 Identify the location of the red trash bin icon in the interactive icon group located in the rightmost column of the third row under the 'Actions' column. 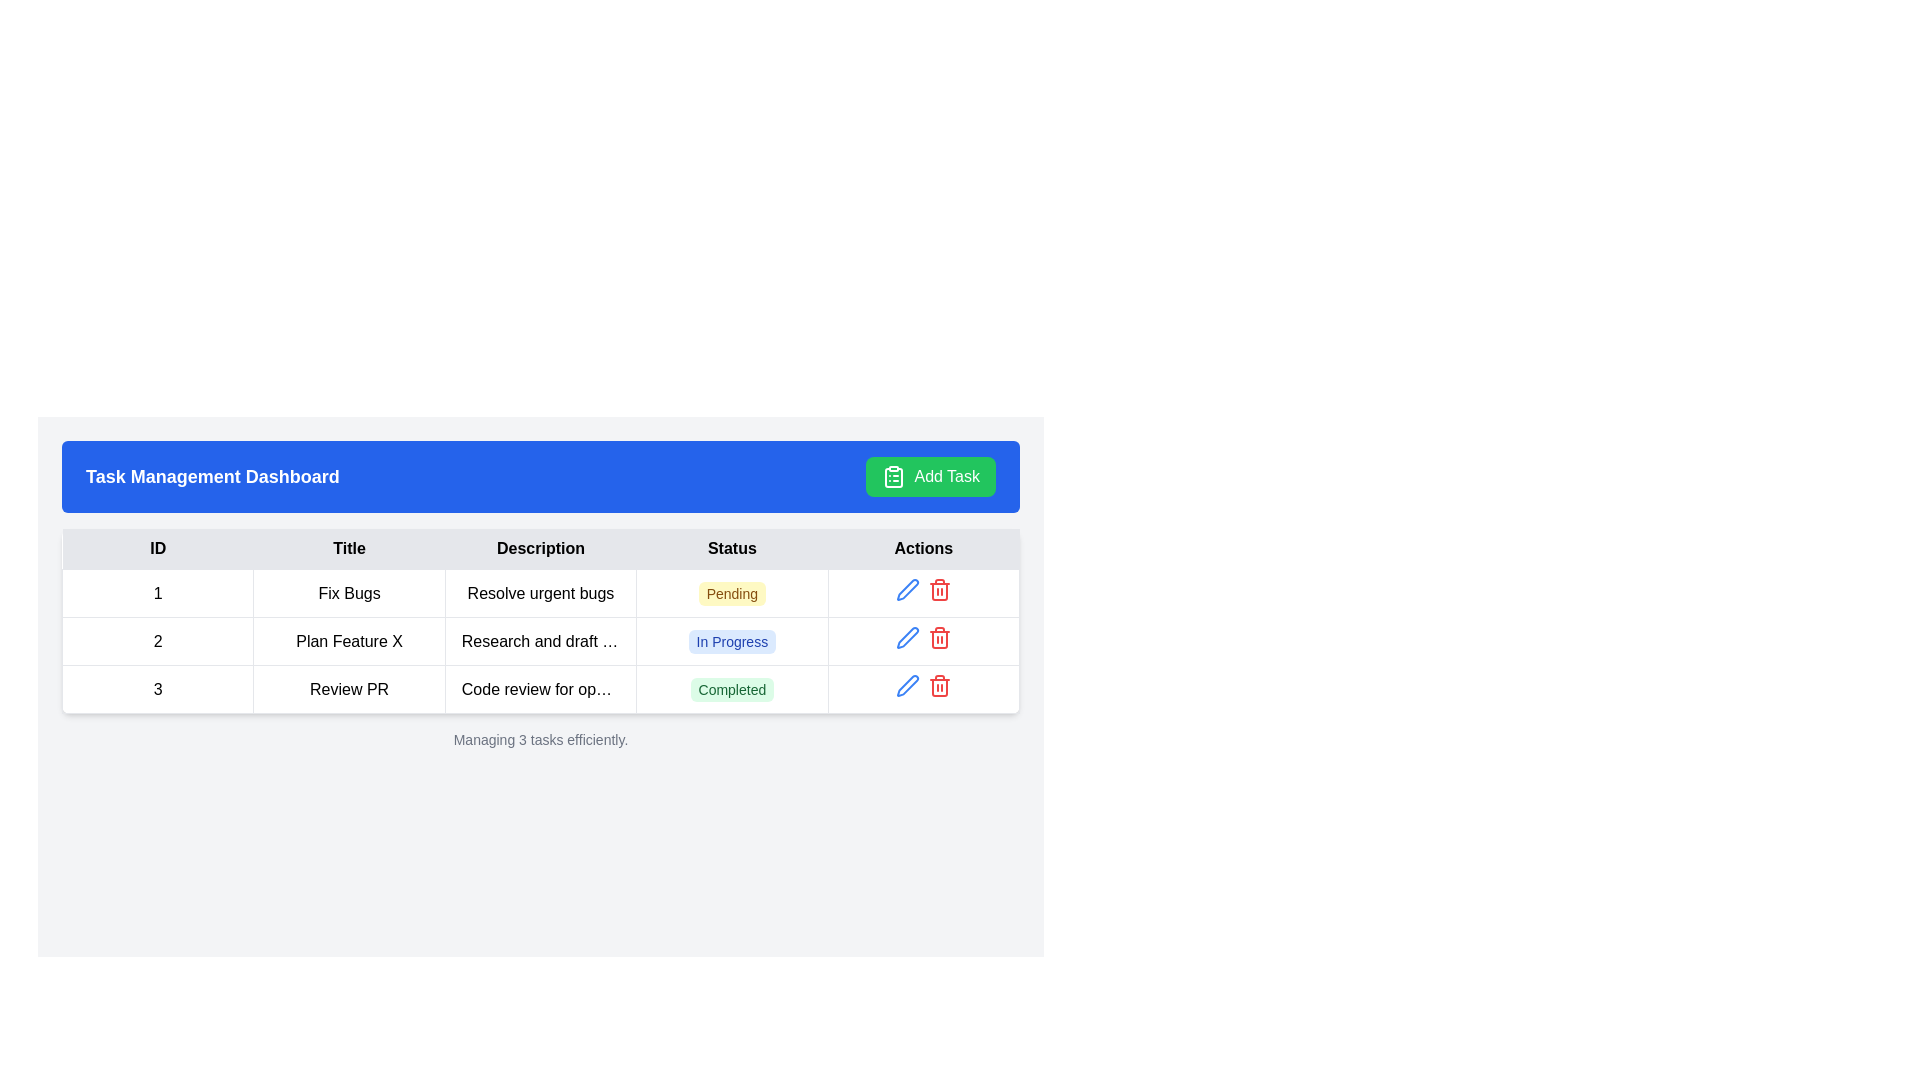
(922, 688).